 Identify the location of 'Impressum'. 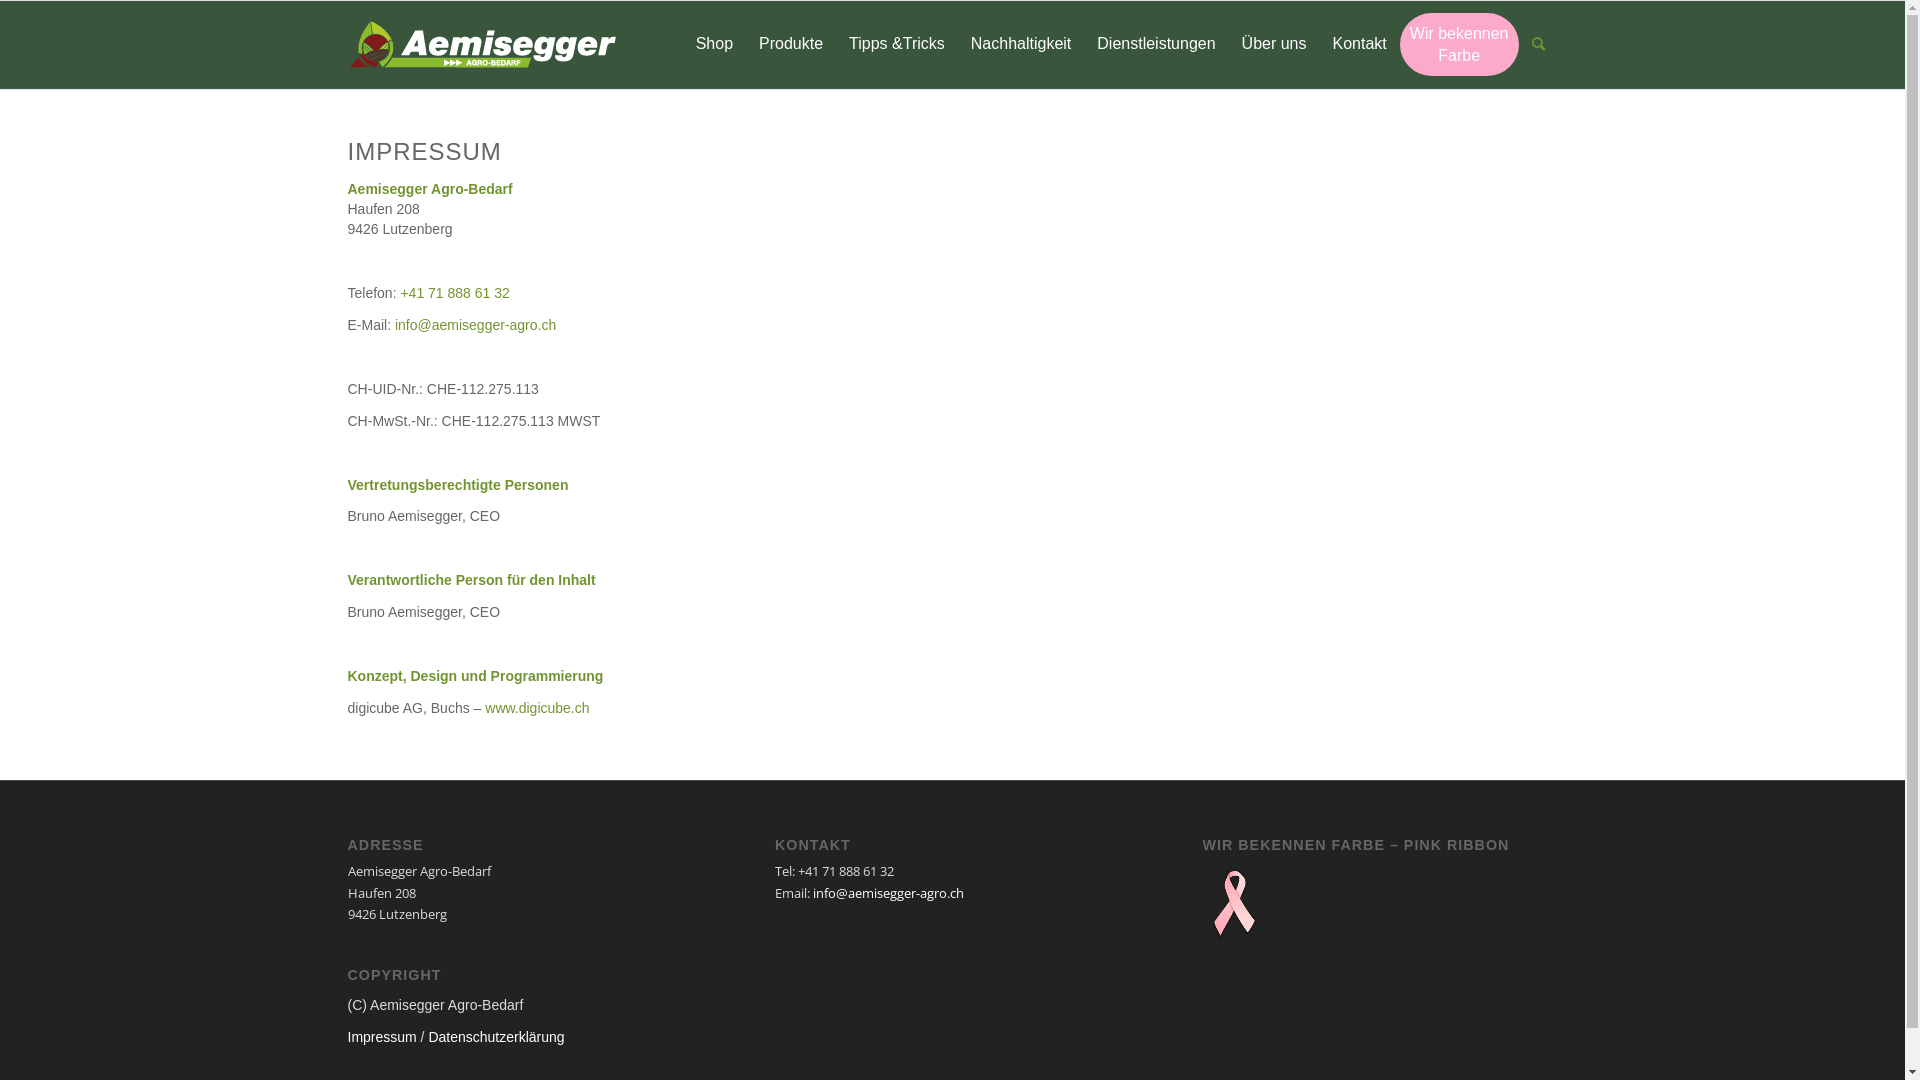
(382, 1036).